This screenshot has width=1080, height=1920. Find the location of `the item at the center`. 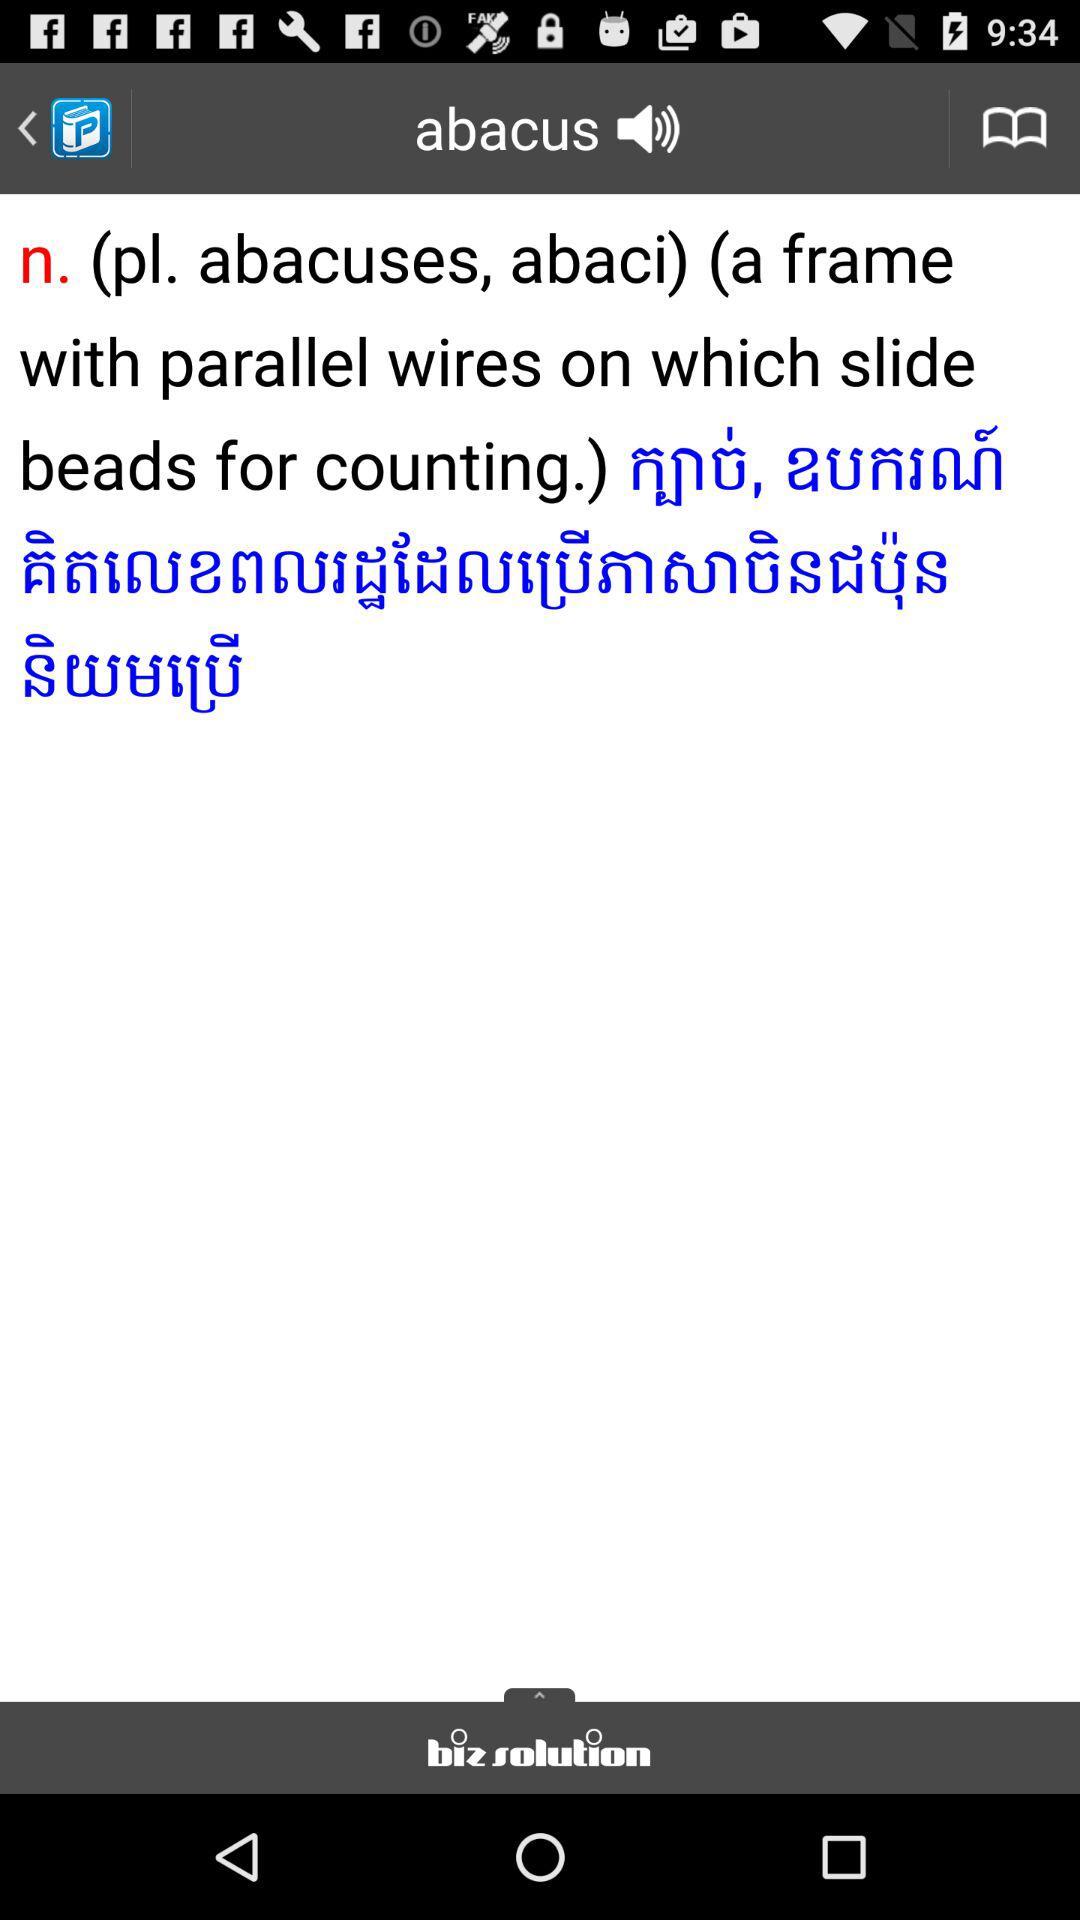

the item at the center is located at coordinates (540, 940).